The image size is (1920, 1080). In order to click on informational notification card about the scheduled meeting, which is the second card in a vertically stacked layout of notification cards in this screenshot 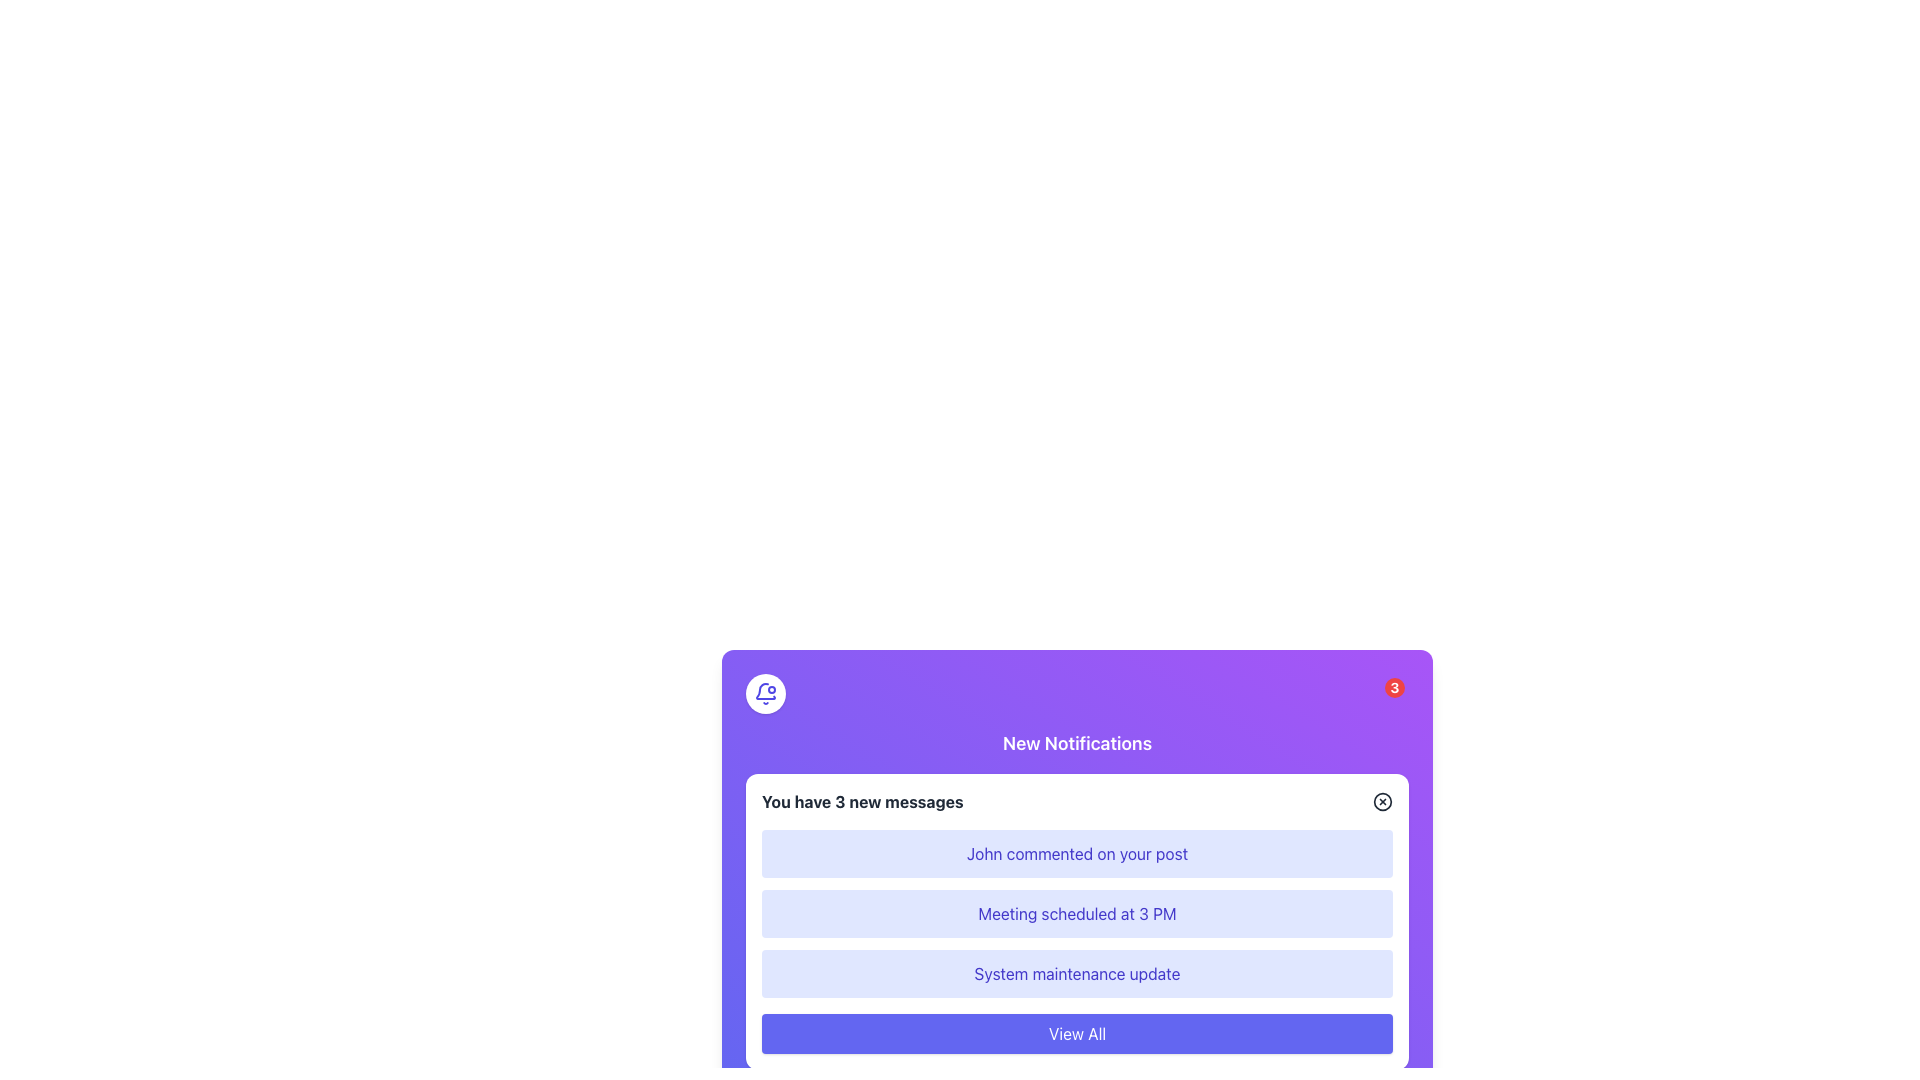, I will do `click(1076, 914)`.